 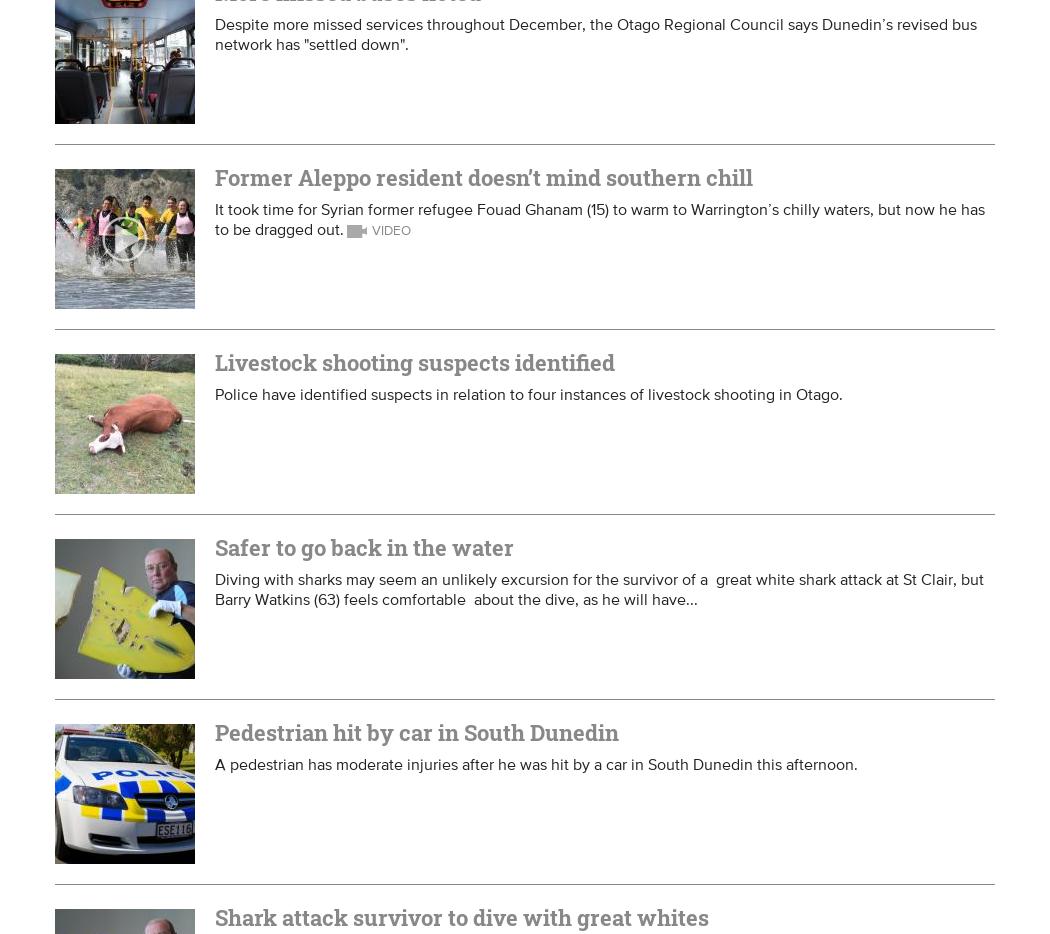 I want to click on 'Safer to go back in the water', so click(x=363, y=547).